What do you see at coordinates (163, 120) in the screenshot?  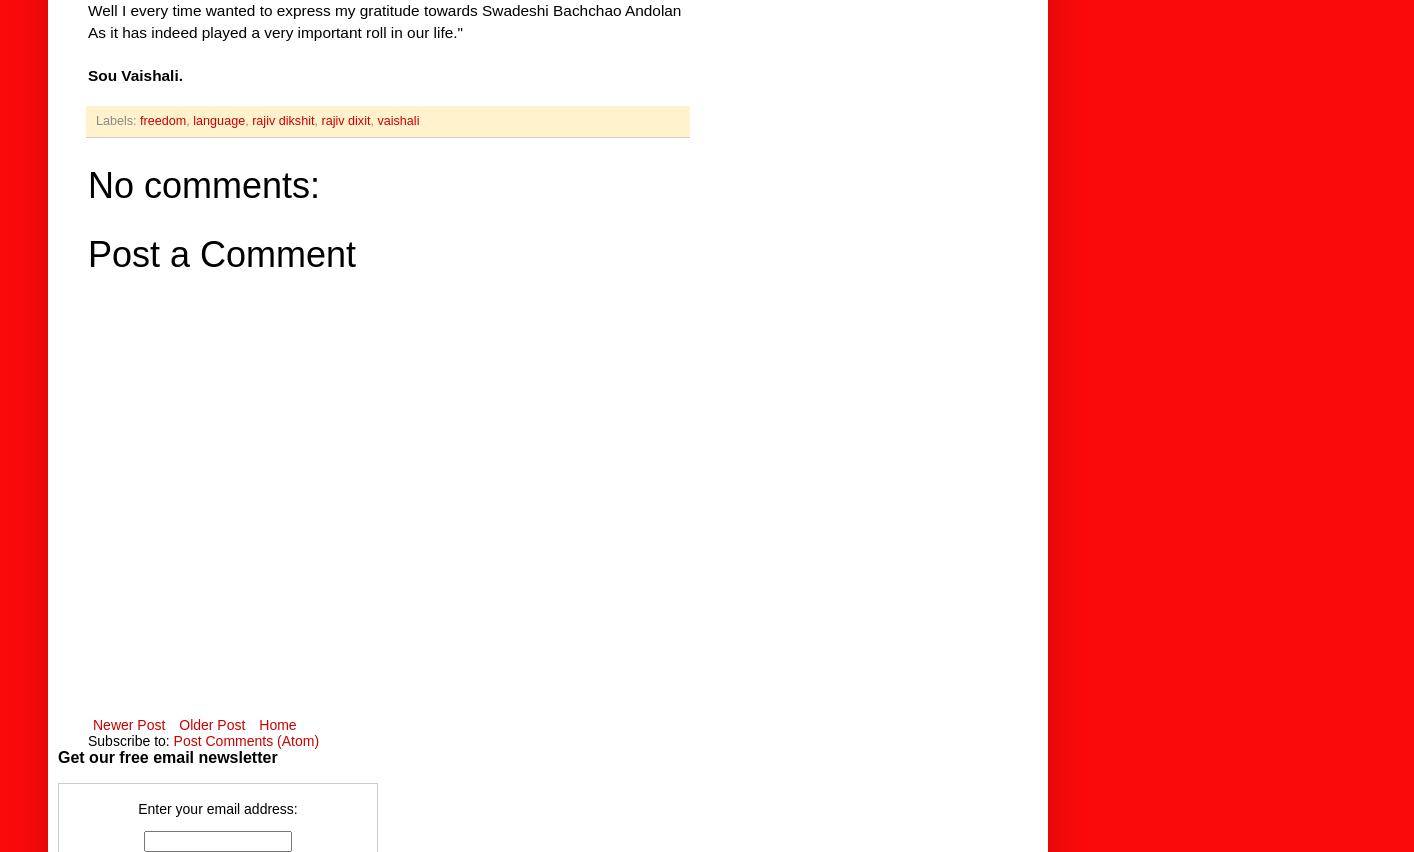 I see `'freedom'` at bounding box center [163, 120].